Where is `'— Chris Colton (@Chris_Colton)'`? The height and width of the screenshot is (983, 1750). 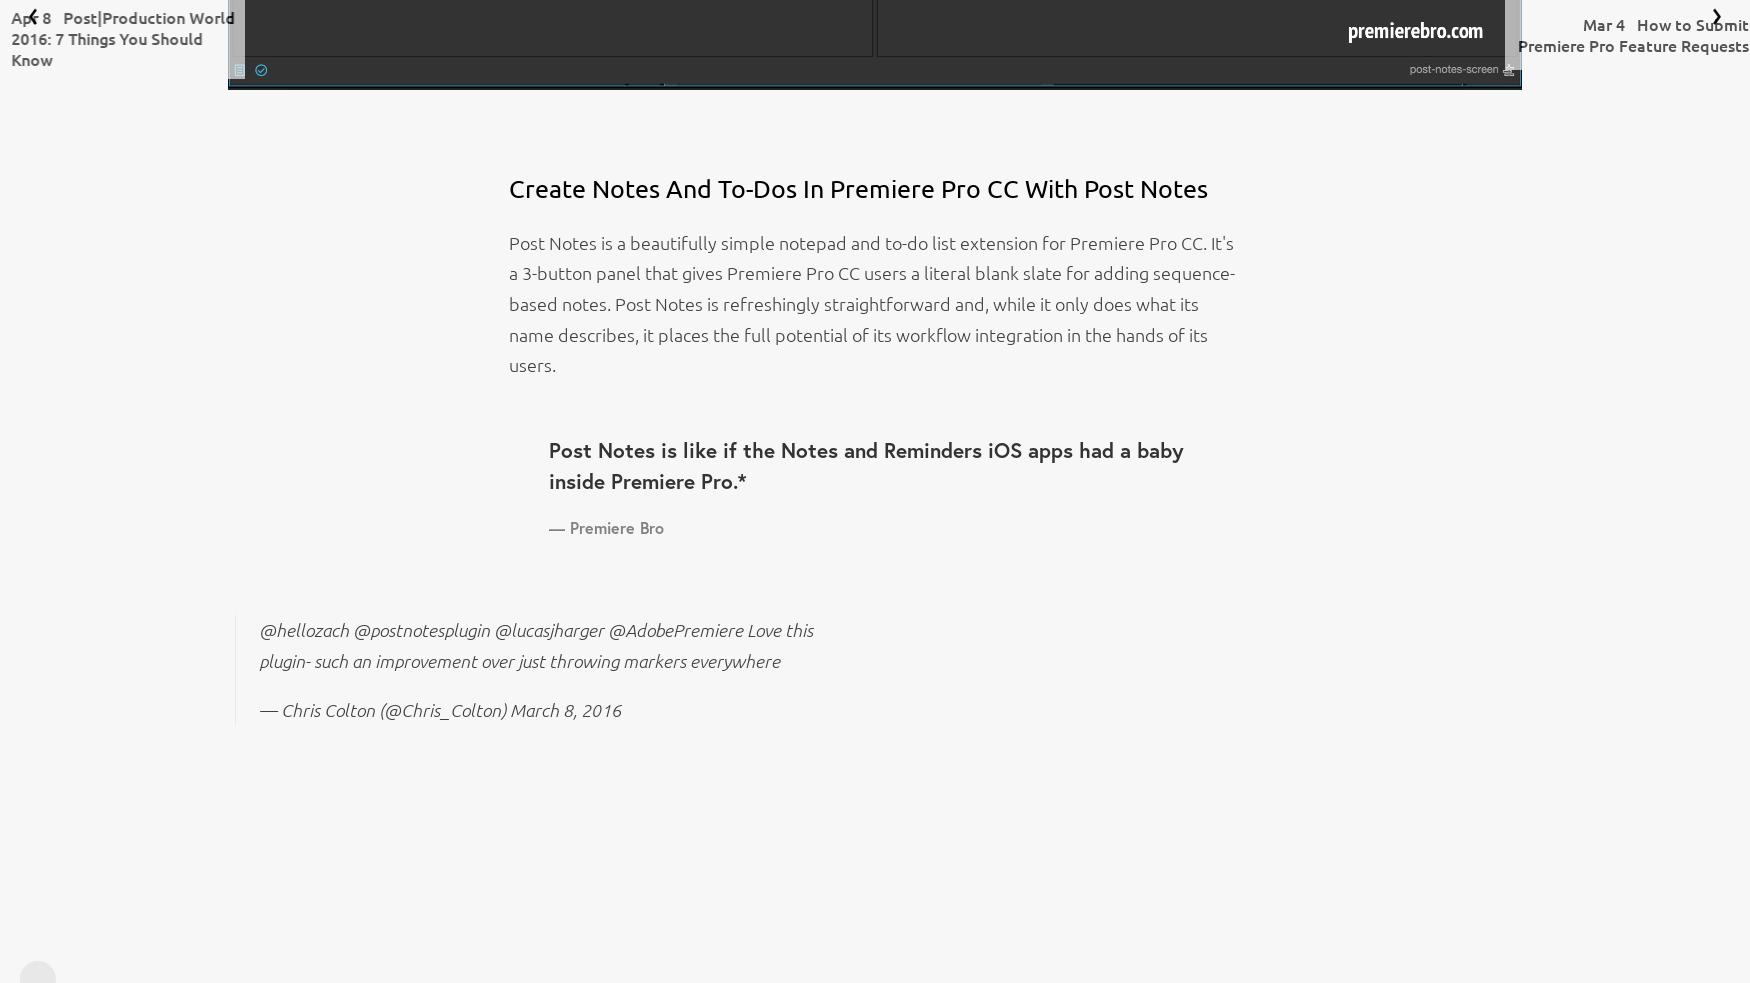
'— Chris Colton (@Chris_Colton)' is located at coordinates (383, 708).